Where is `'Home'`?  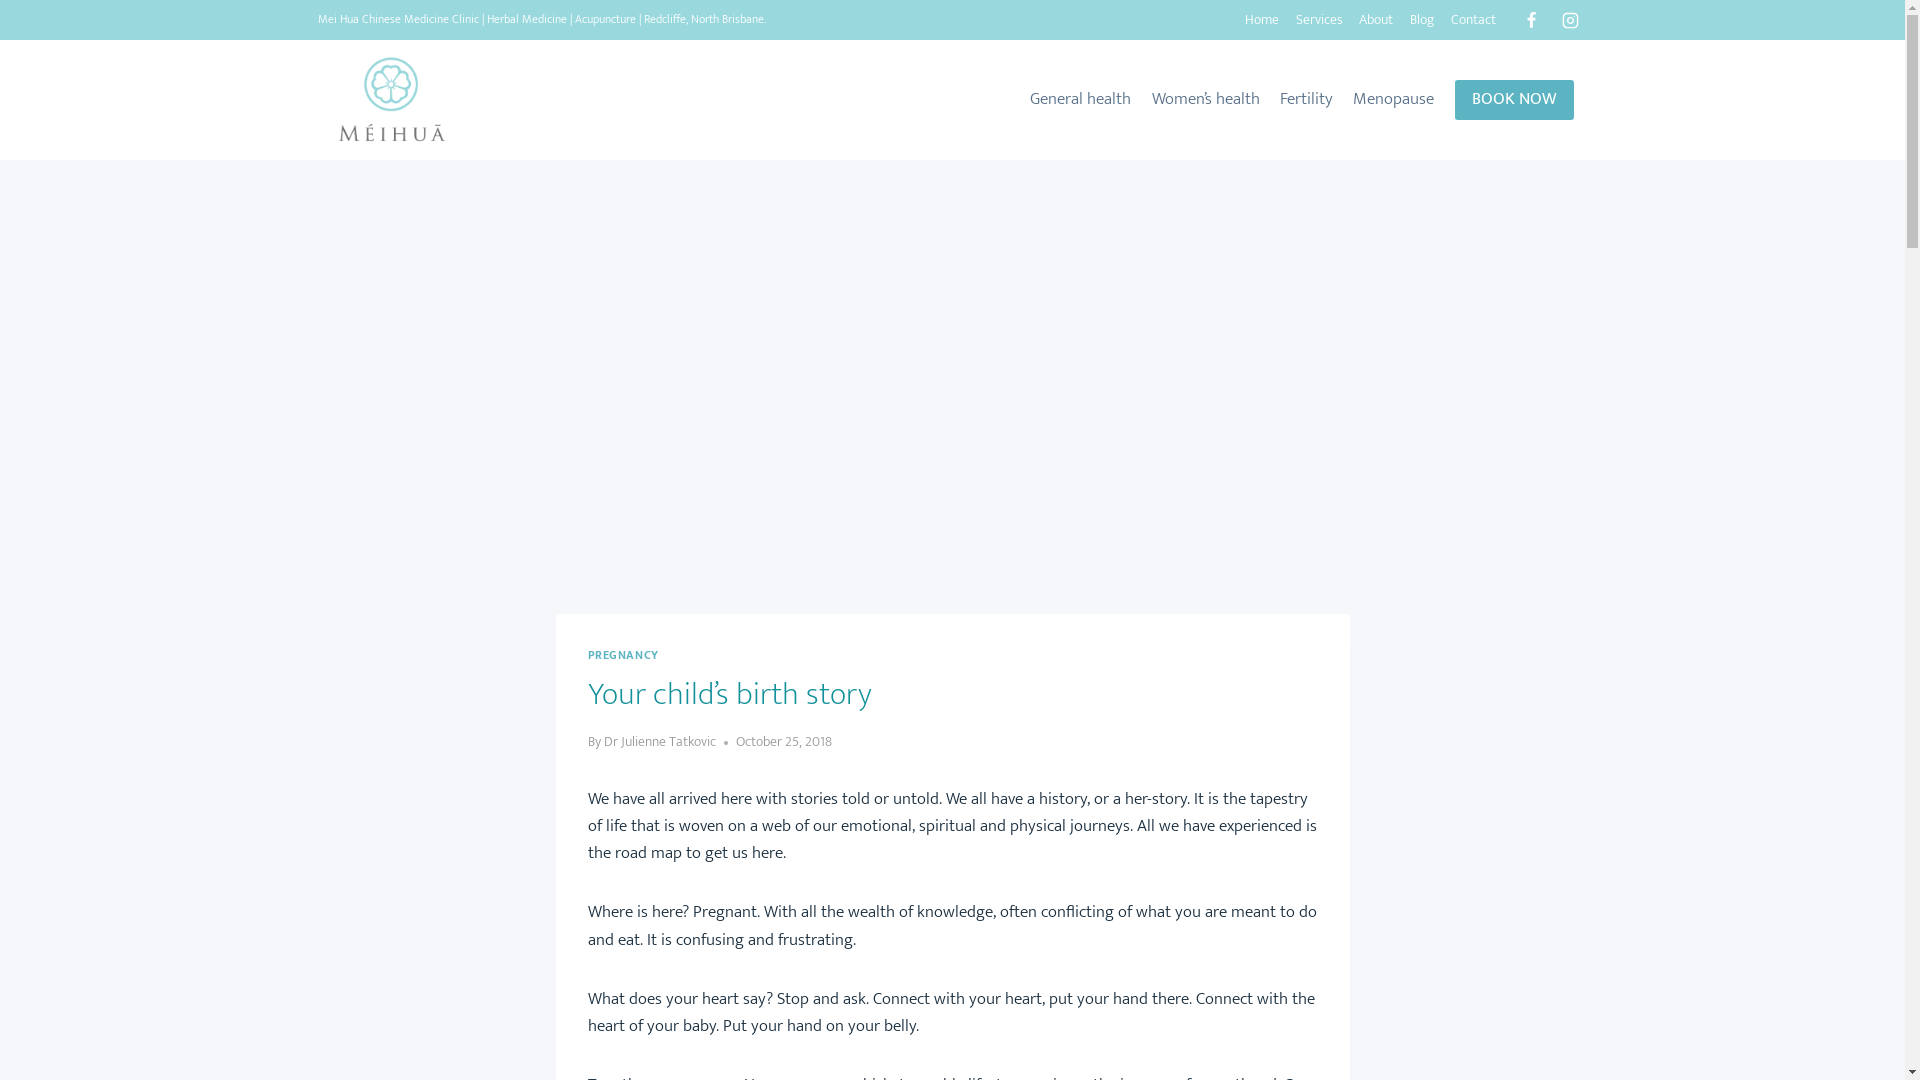
'Home' is located at coordinates (1260, 20).